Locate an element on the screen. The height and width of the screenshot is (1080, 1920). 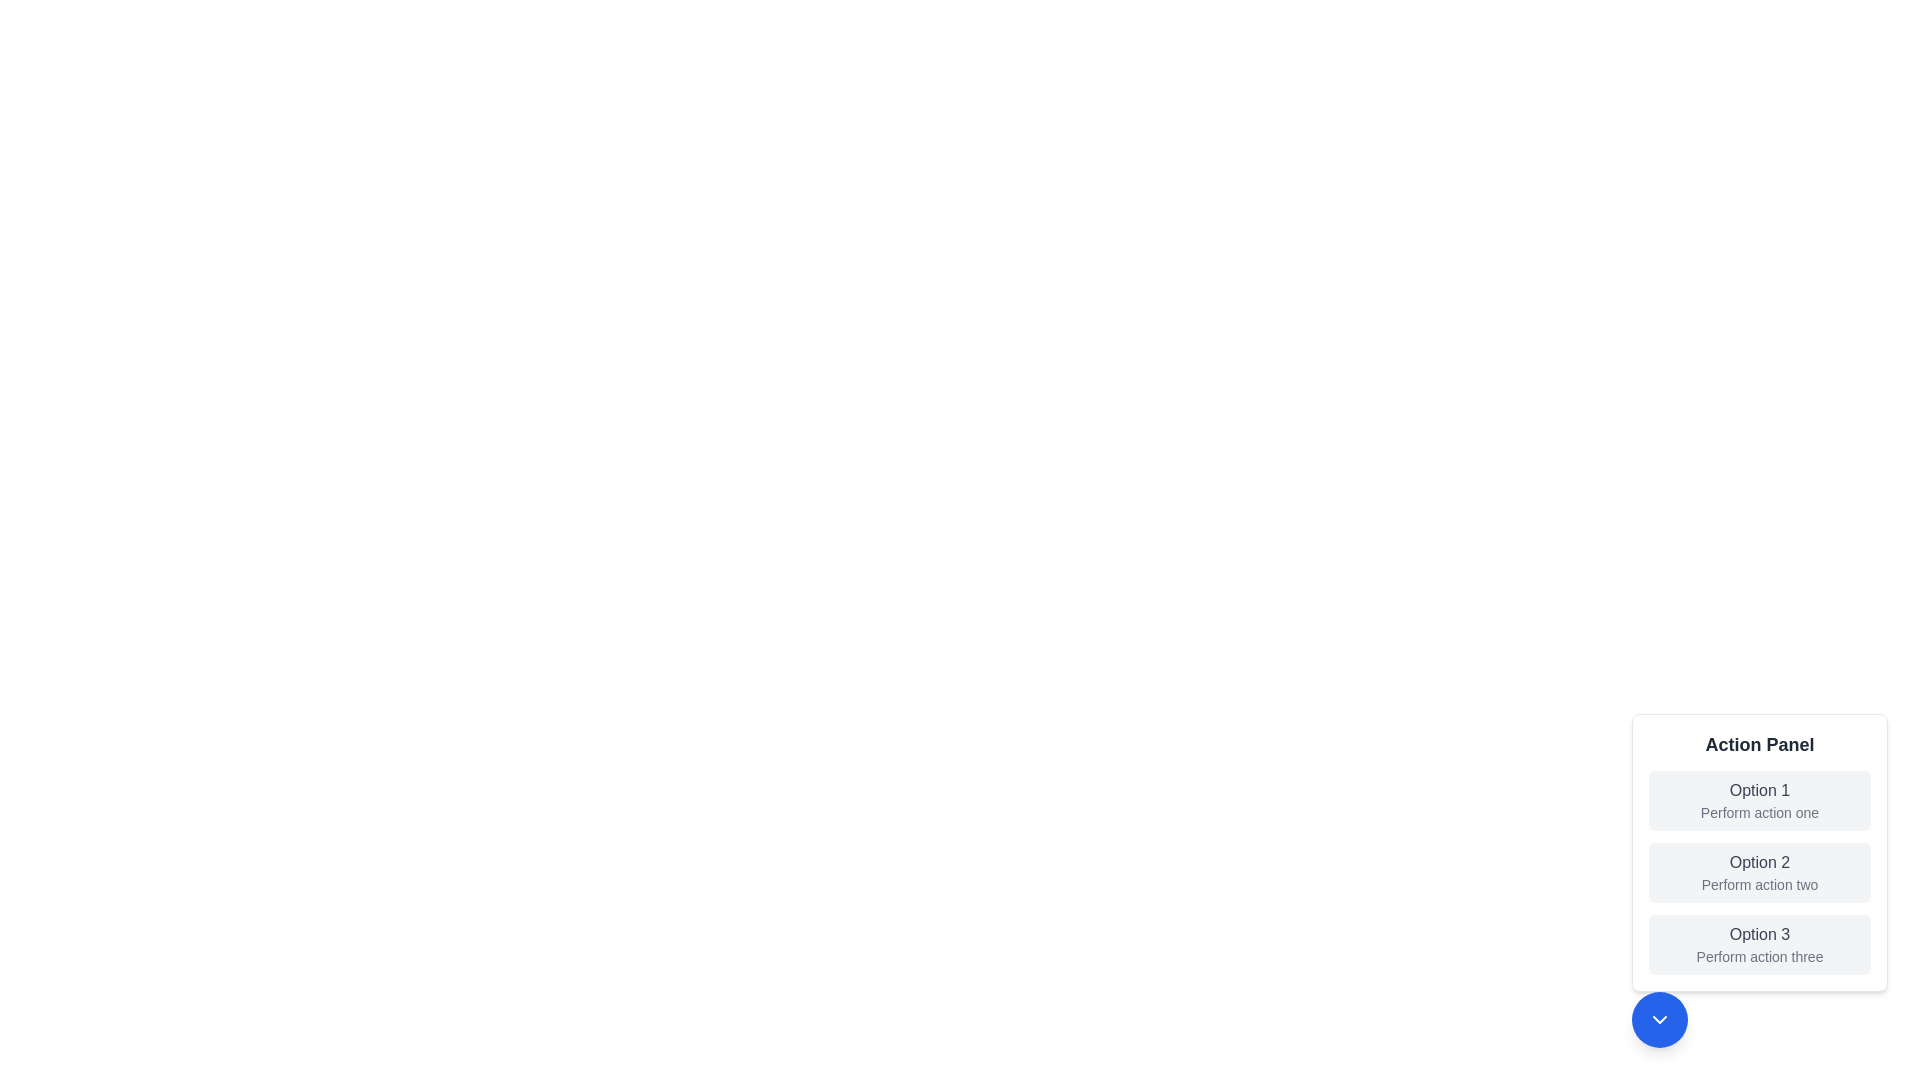
the button labeled 'Option 2' which represents the action 'Perform action two' is located at coordinates (1760, 871).